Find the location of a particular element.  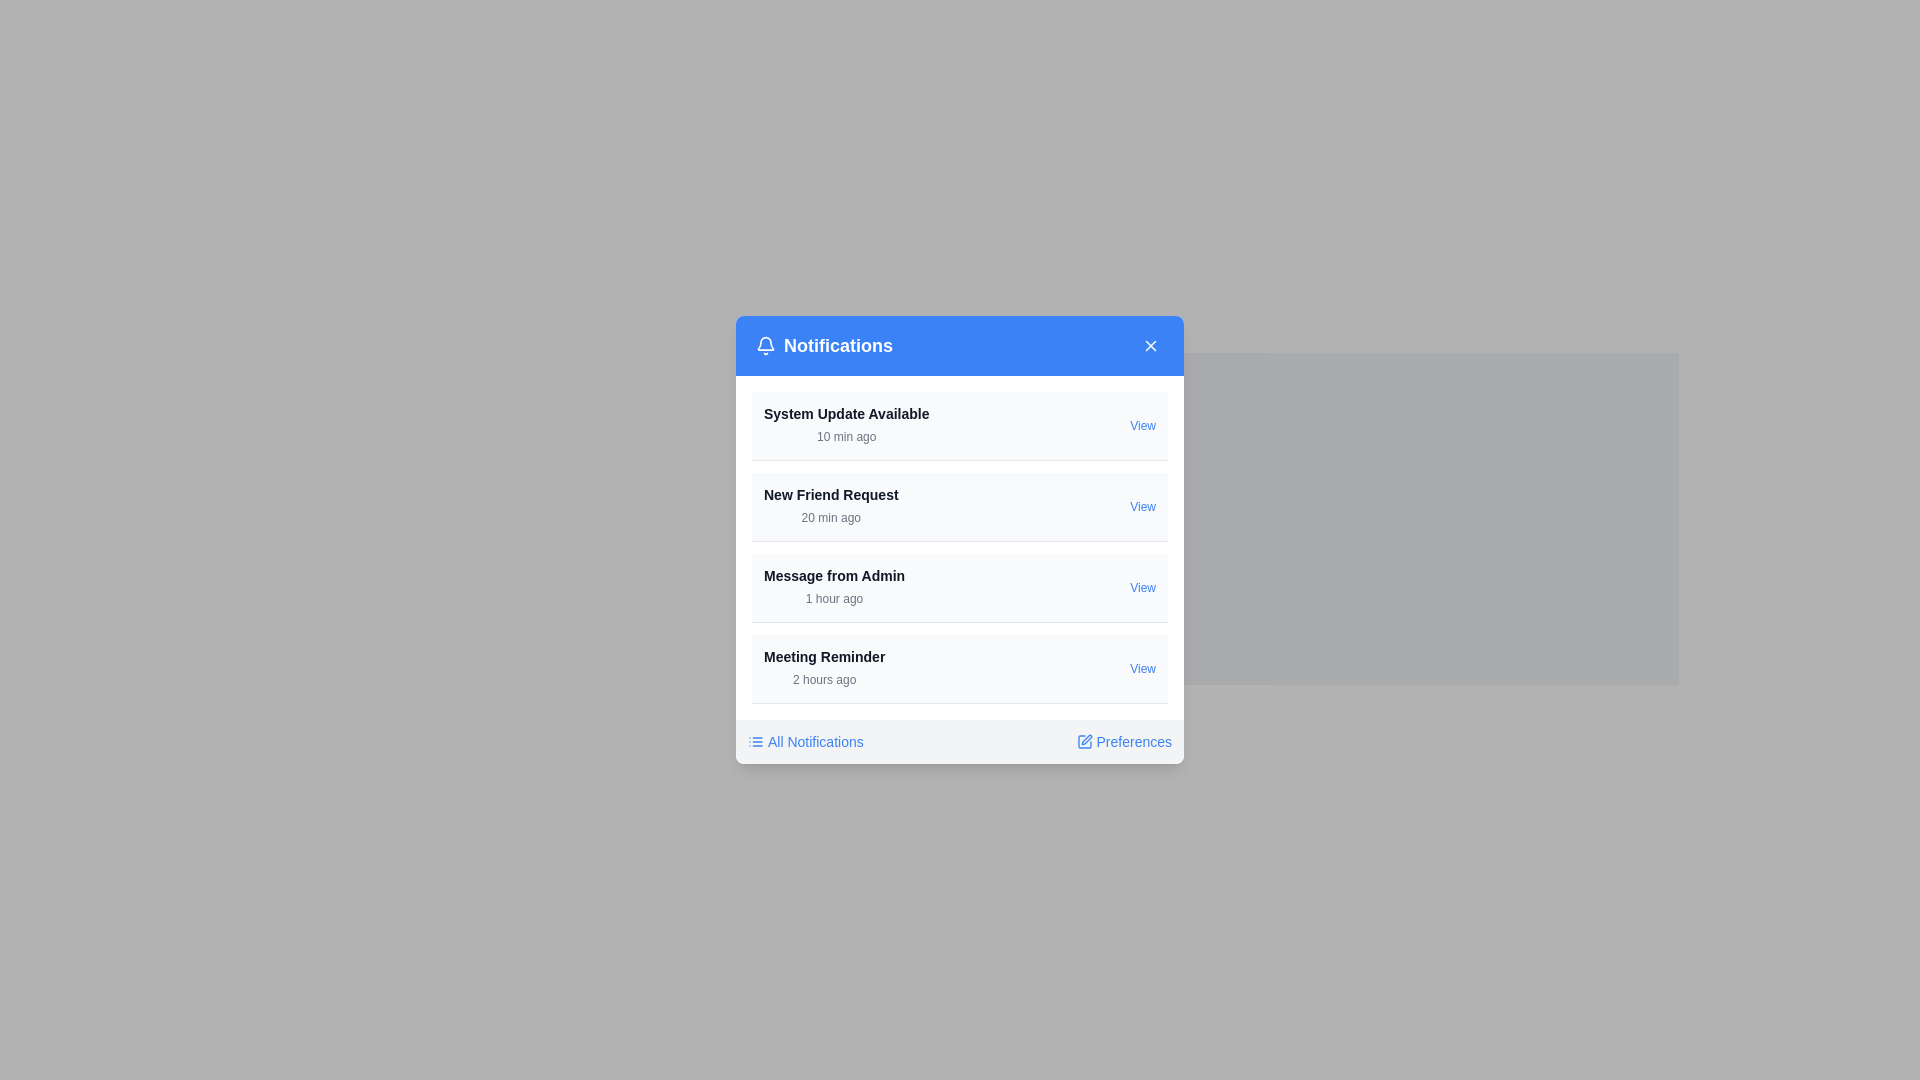

the meeting reminder's timestamp displayed in the notification panel as the fourth item under 'Notifications' is located at coordinates (824, 668).